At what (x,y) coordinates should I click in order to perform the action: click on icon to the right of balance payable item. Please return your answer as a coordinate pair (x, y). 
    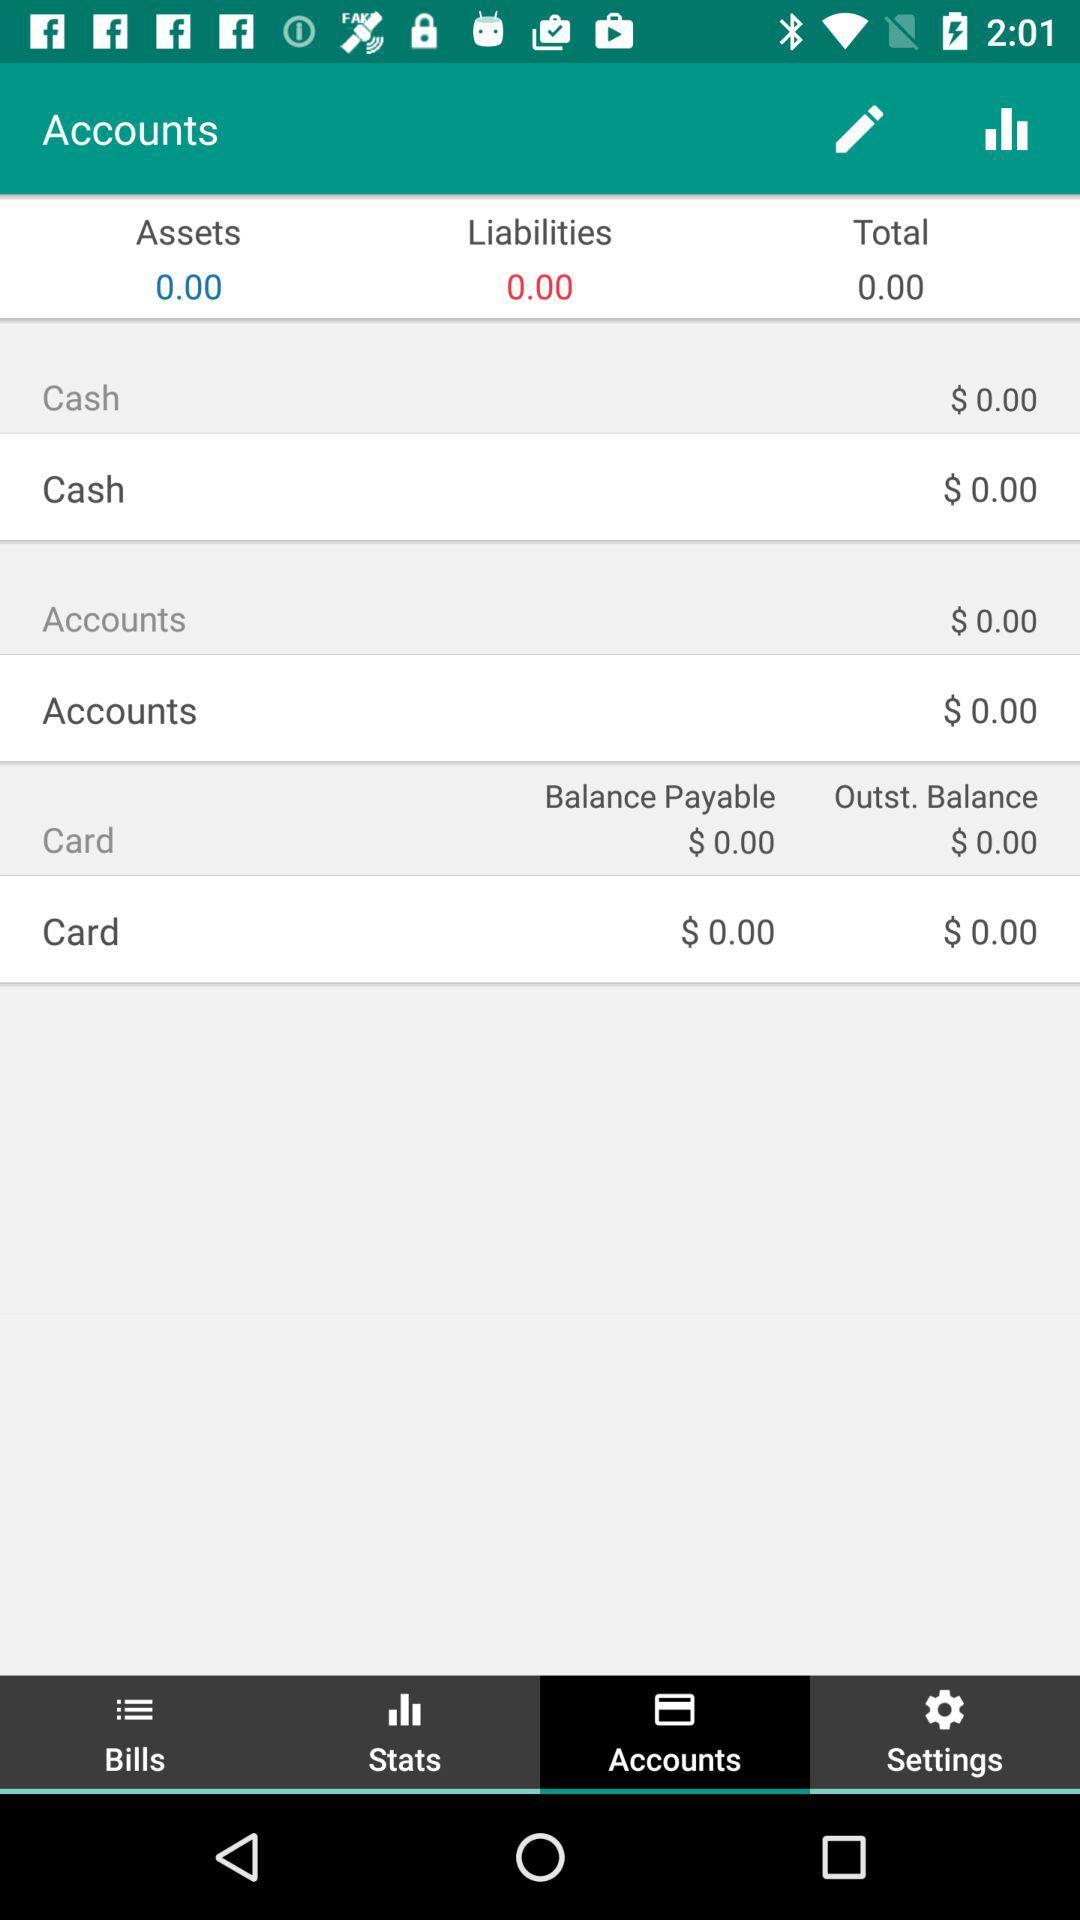
    Looking at the image, I should click on (919, 792).